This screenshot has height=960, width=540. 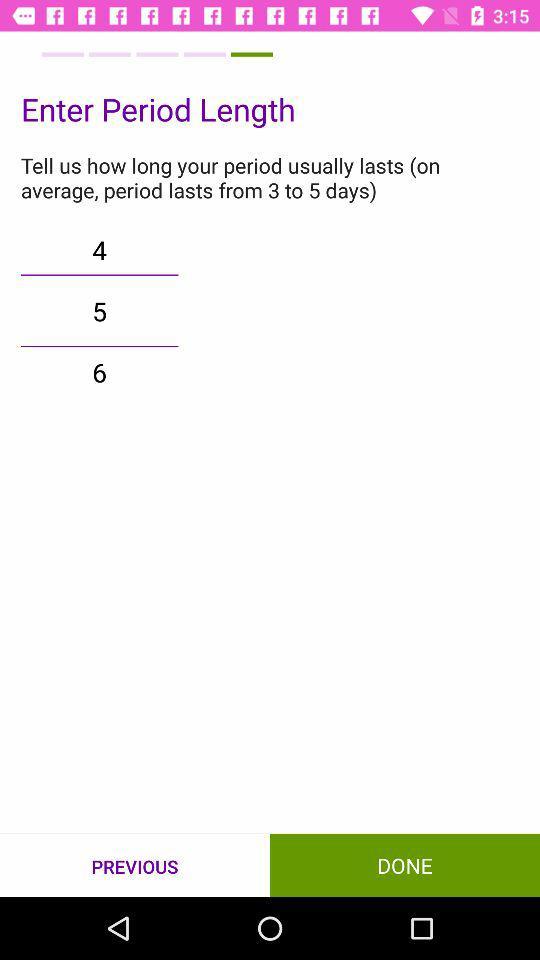 What do you see at coordinates (135, 865) in the screenshot?
I see `the item to the left of done item` at bounding box center [135, 865].